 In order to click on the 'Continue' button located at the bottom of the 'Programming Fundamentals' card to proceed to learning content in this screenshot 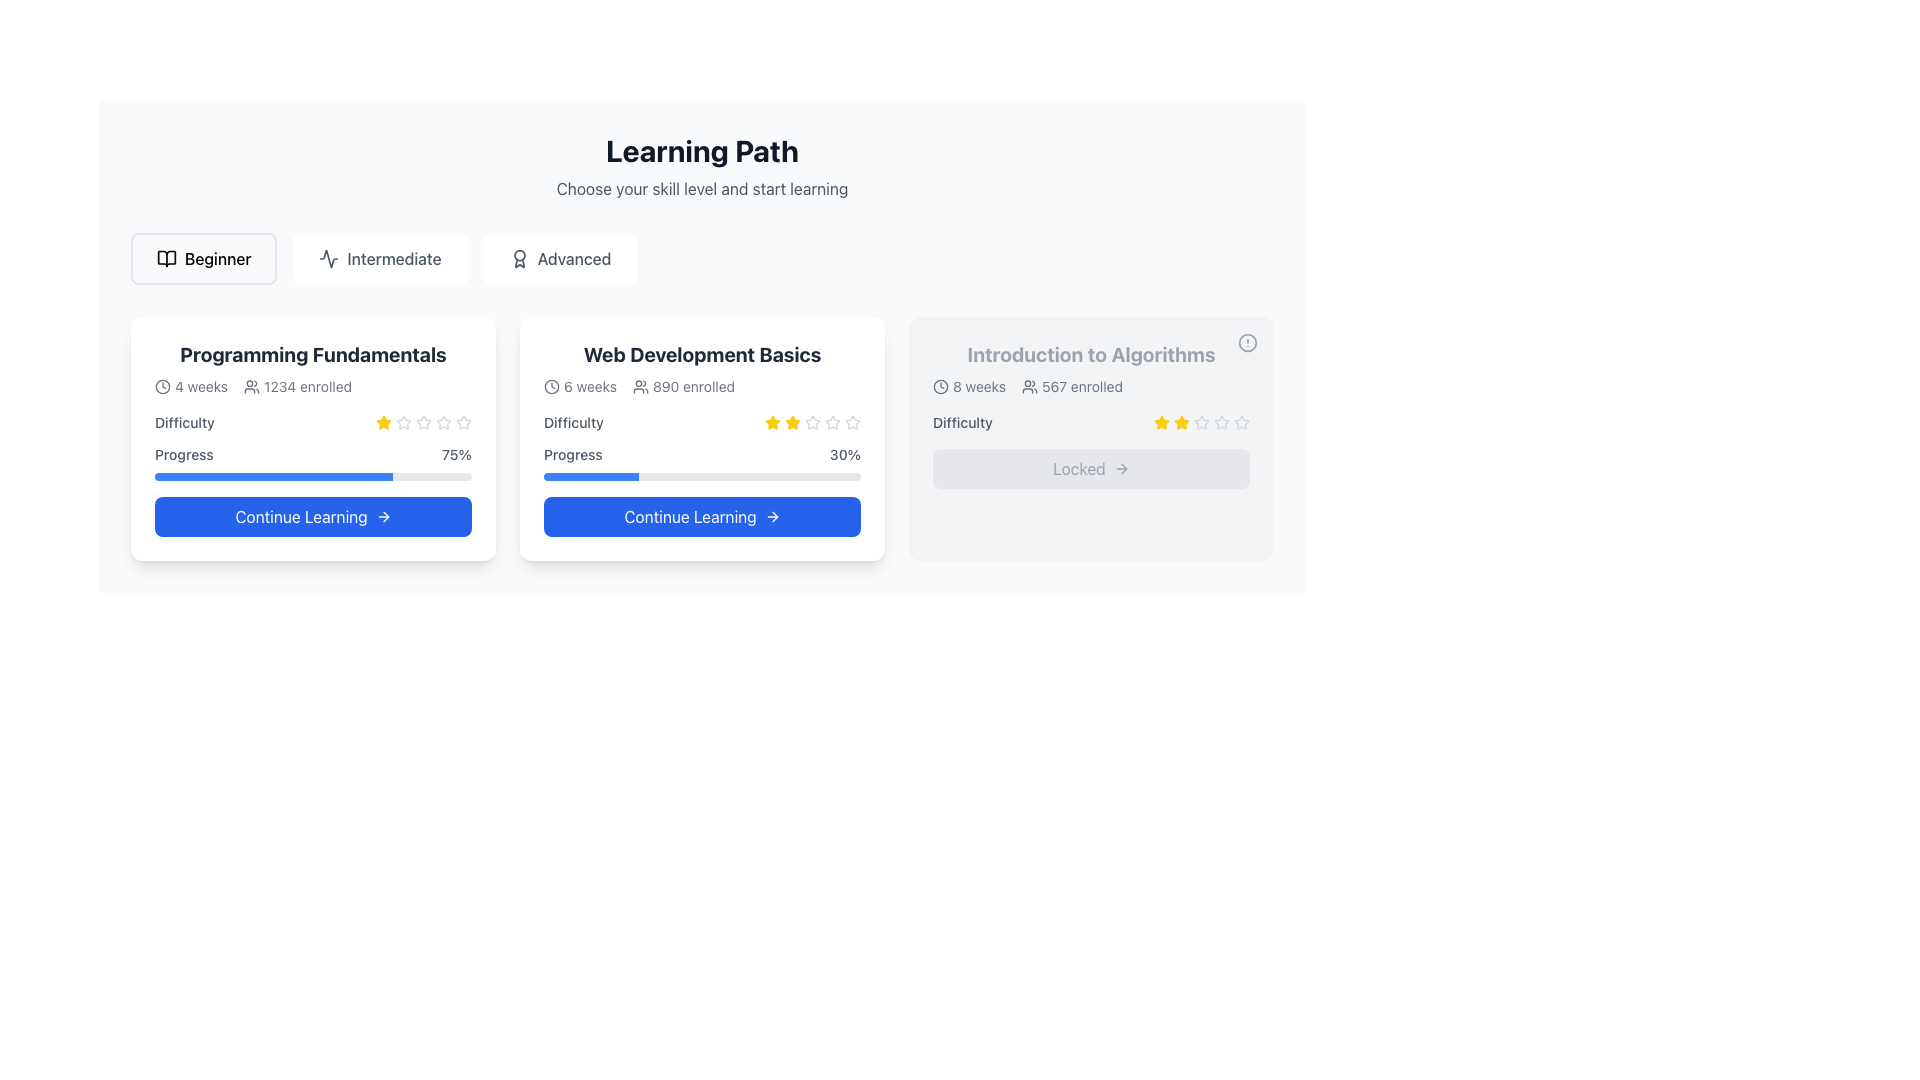, I will do `click(312, 515)`.